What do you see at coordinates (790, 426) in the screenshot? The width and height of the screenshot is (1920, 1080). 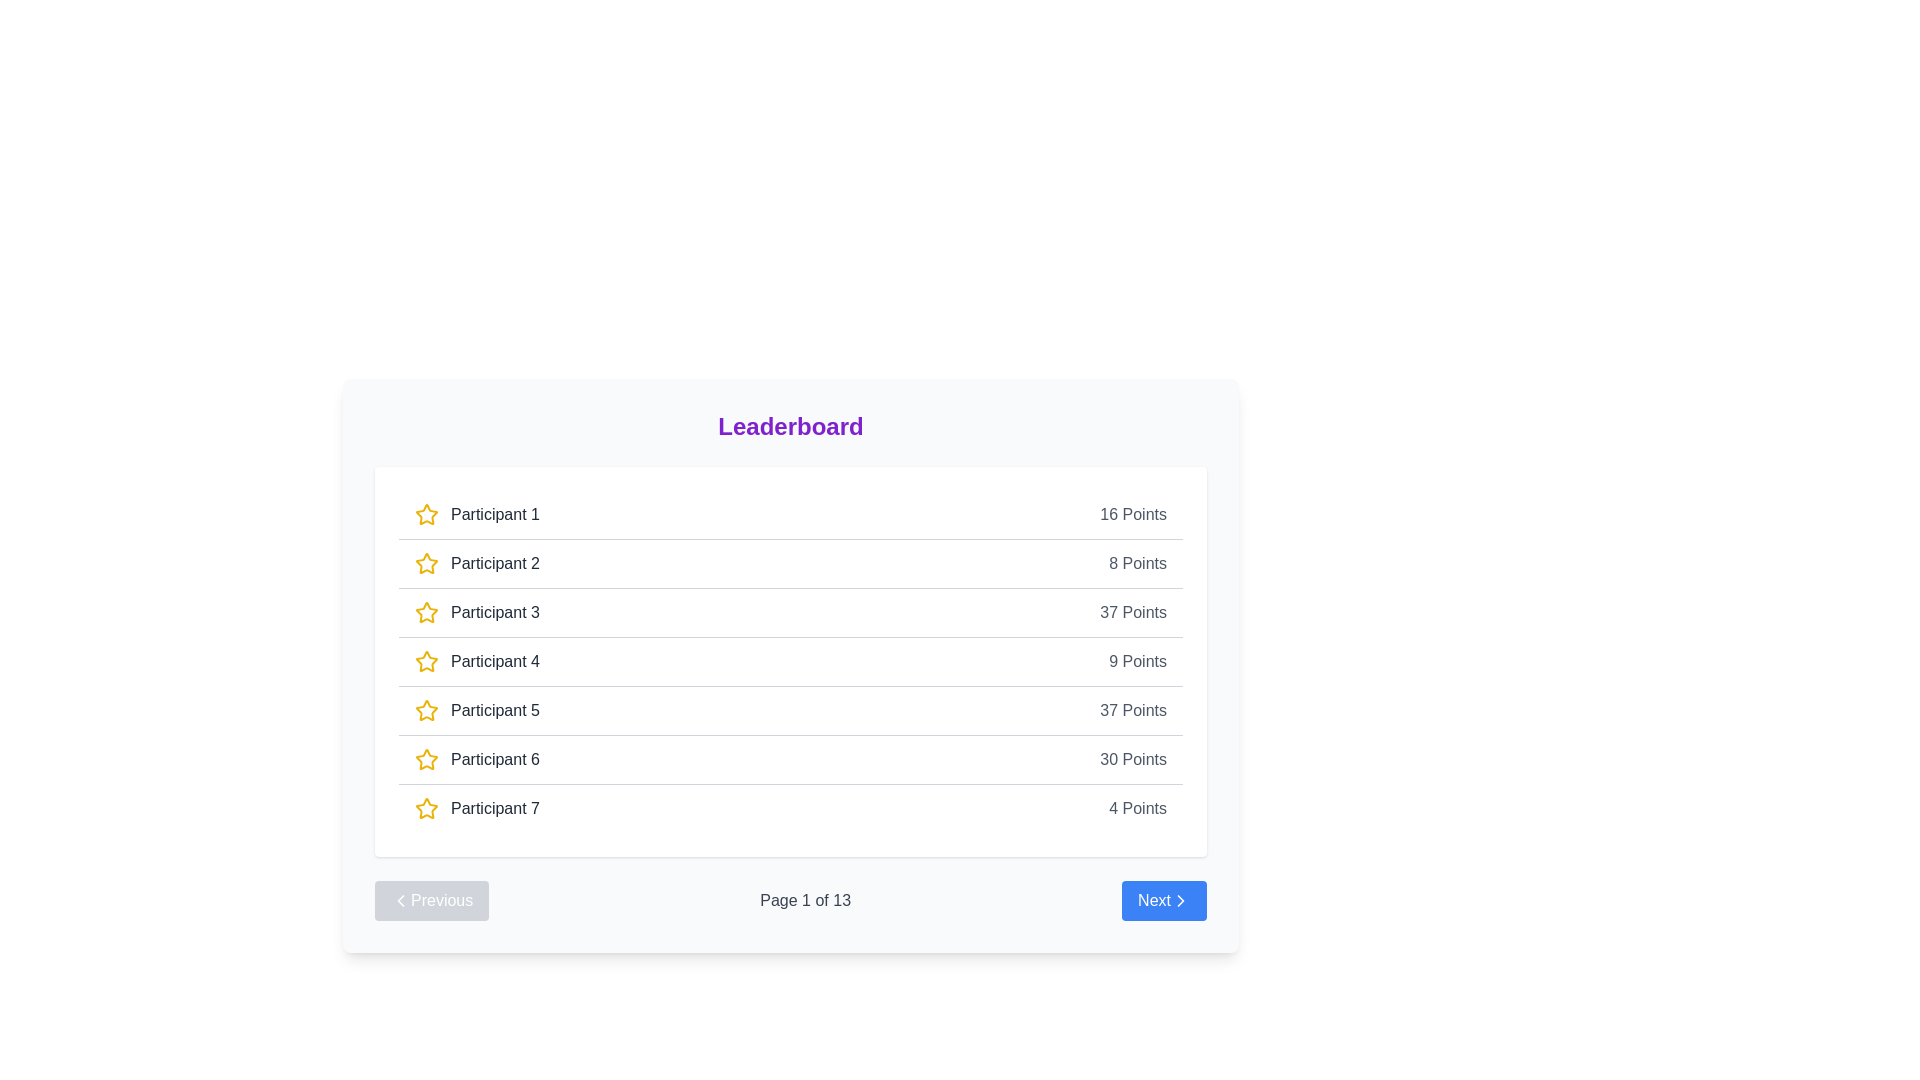 I see `text of the bold, centered title 'Leaderboard' displayed in large, purple text above the list of participant entries` at bounding box center [790, 426].